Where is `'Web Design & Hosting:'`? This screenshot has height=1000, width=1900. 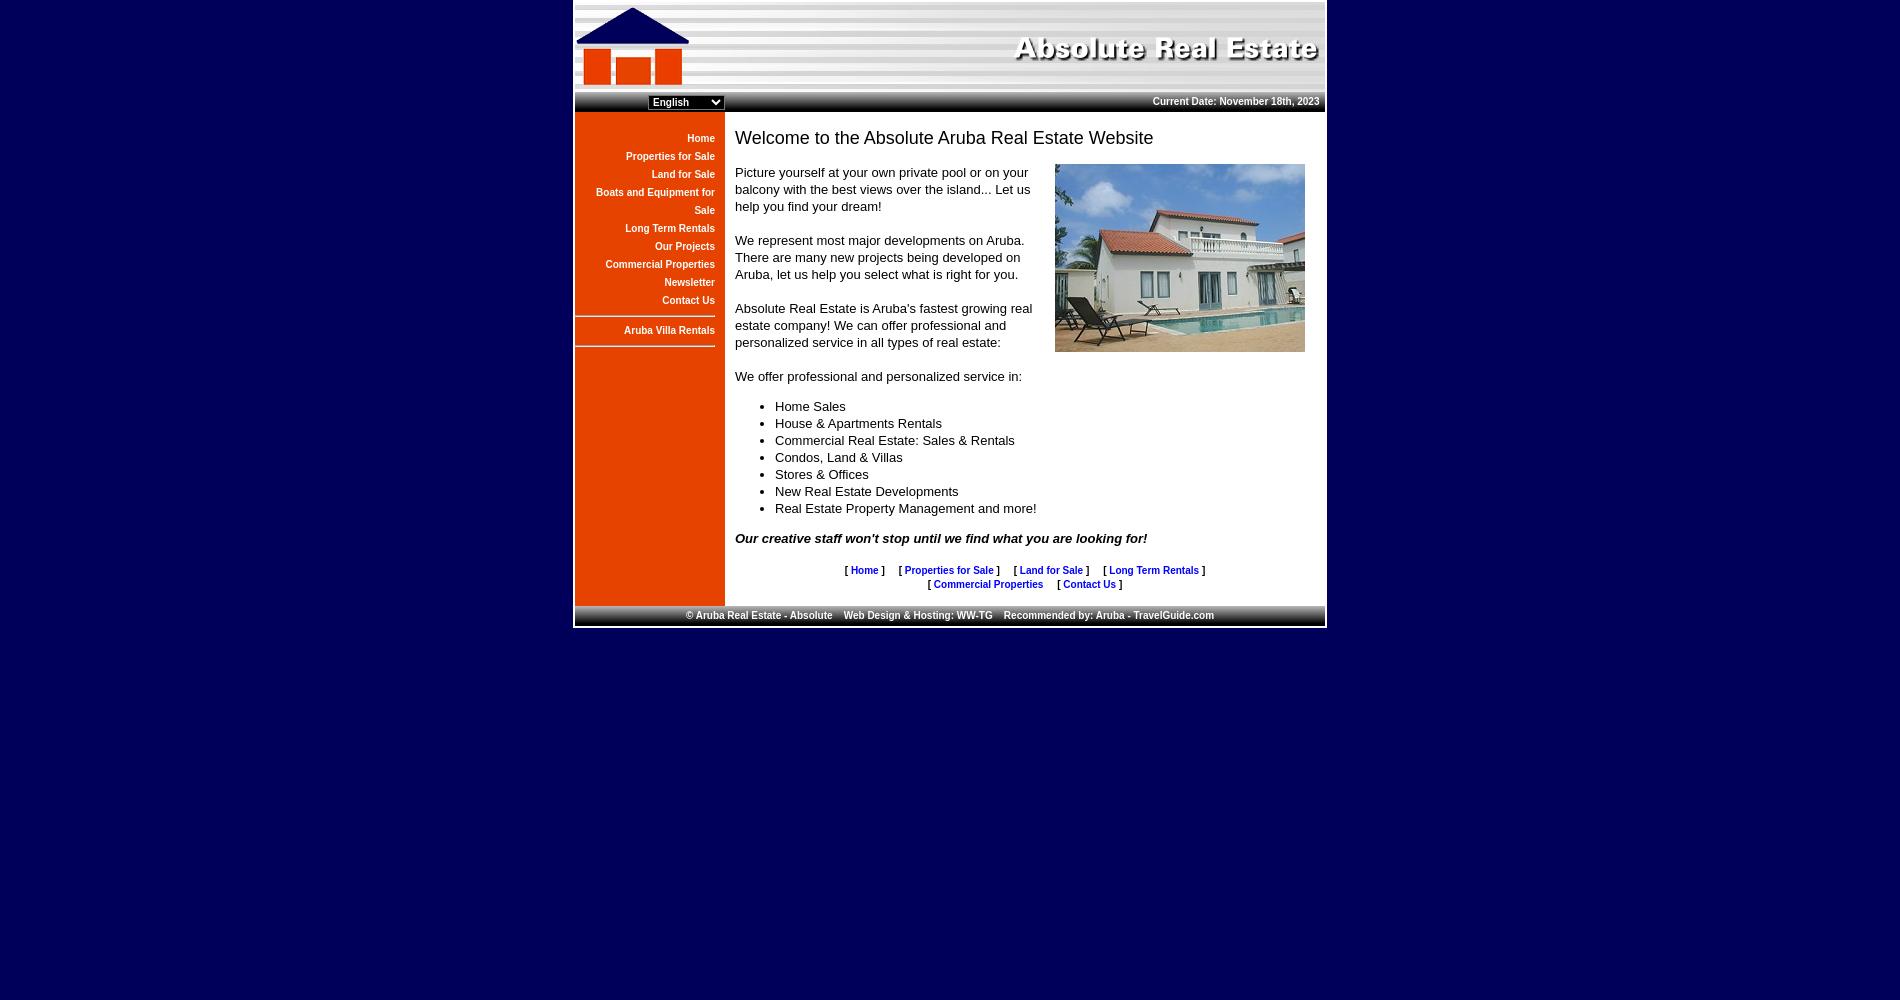 'Web Design & Hosting:' is located at coordinates (892, 614).